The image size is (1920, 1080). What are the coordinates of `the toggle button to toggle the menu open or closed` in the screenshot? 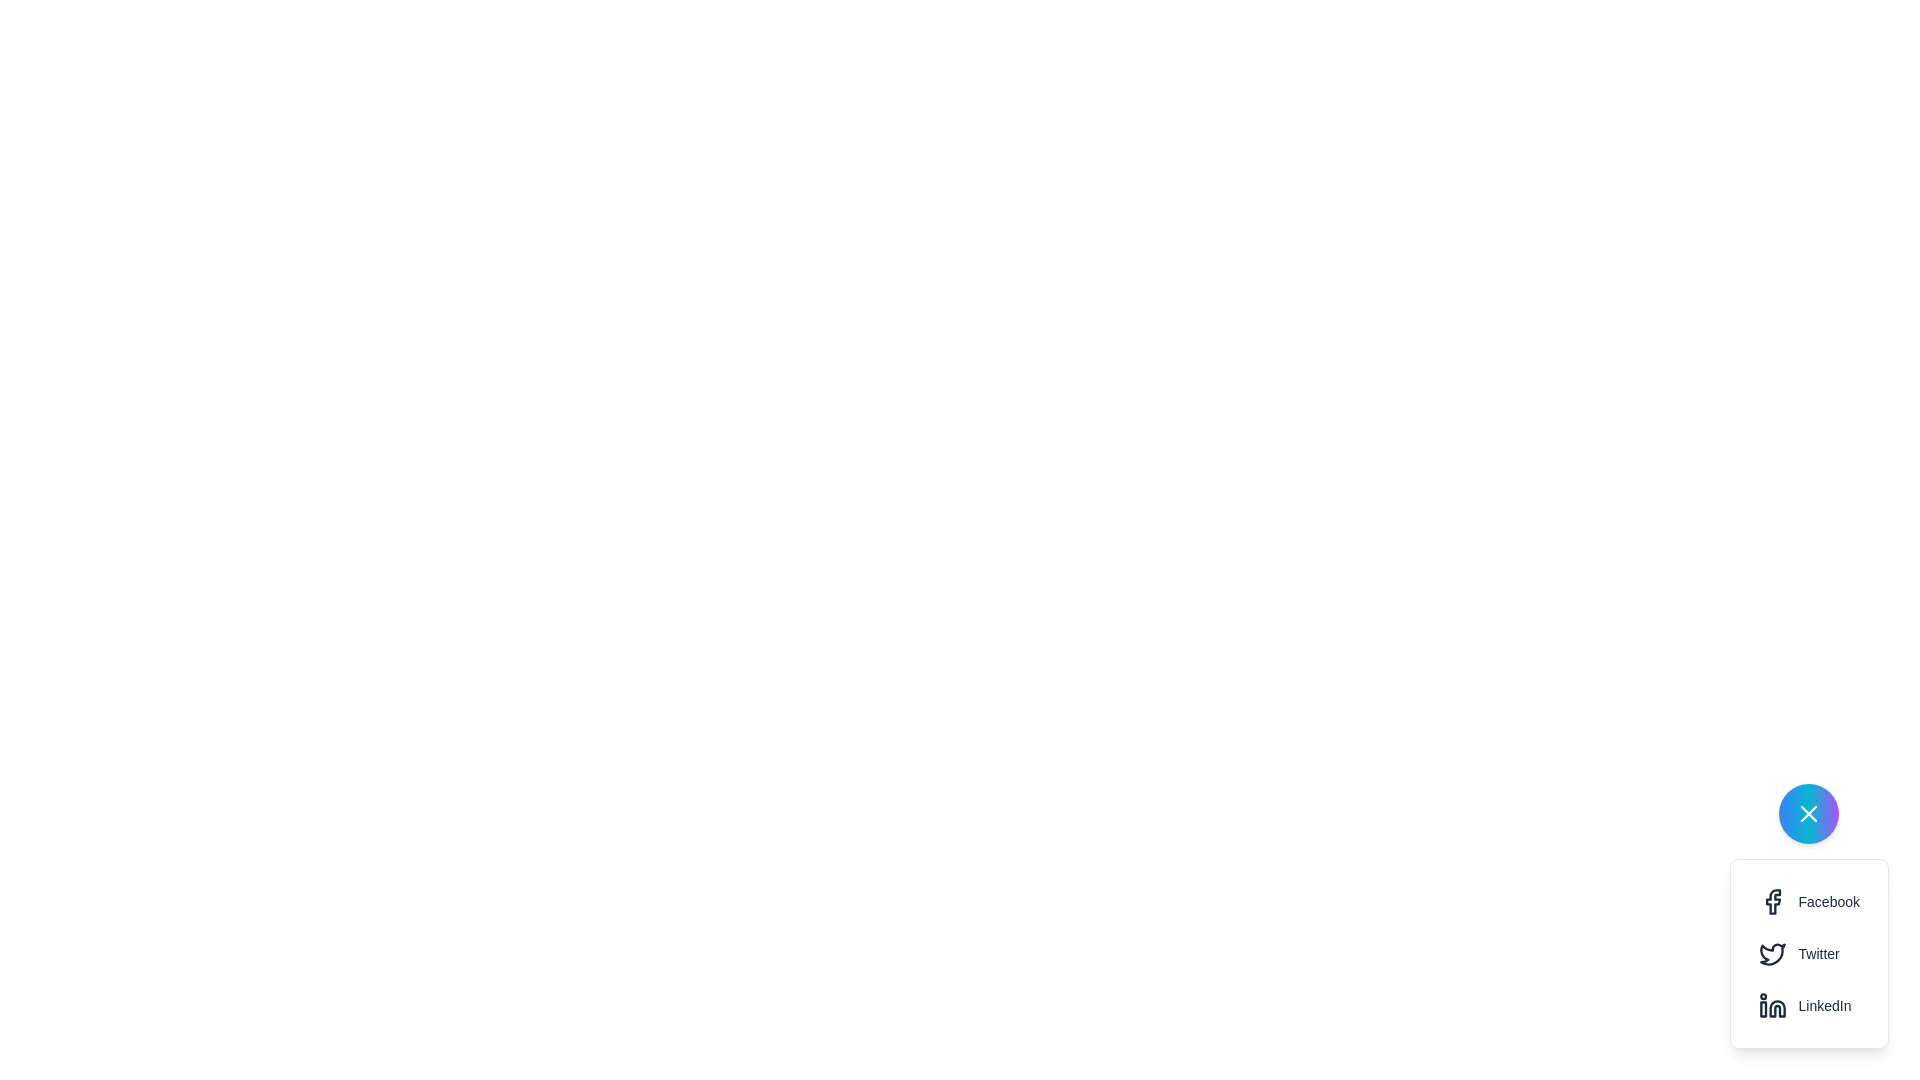 It's located at (1809, 813).